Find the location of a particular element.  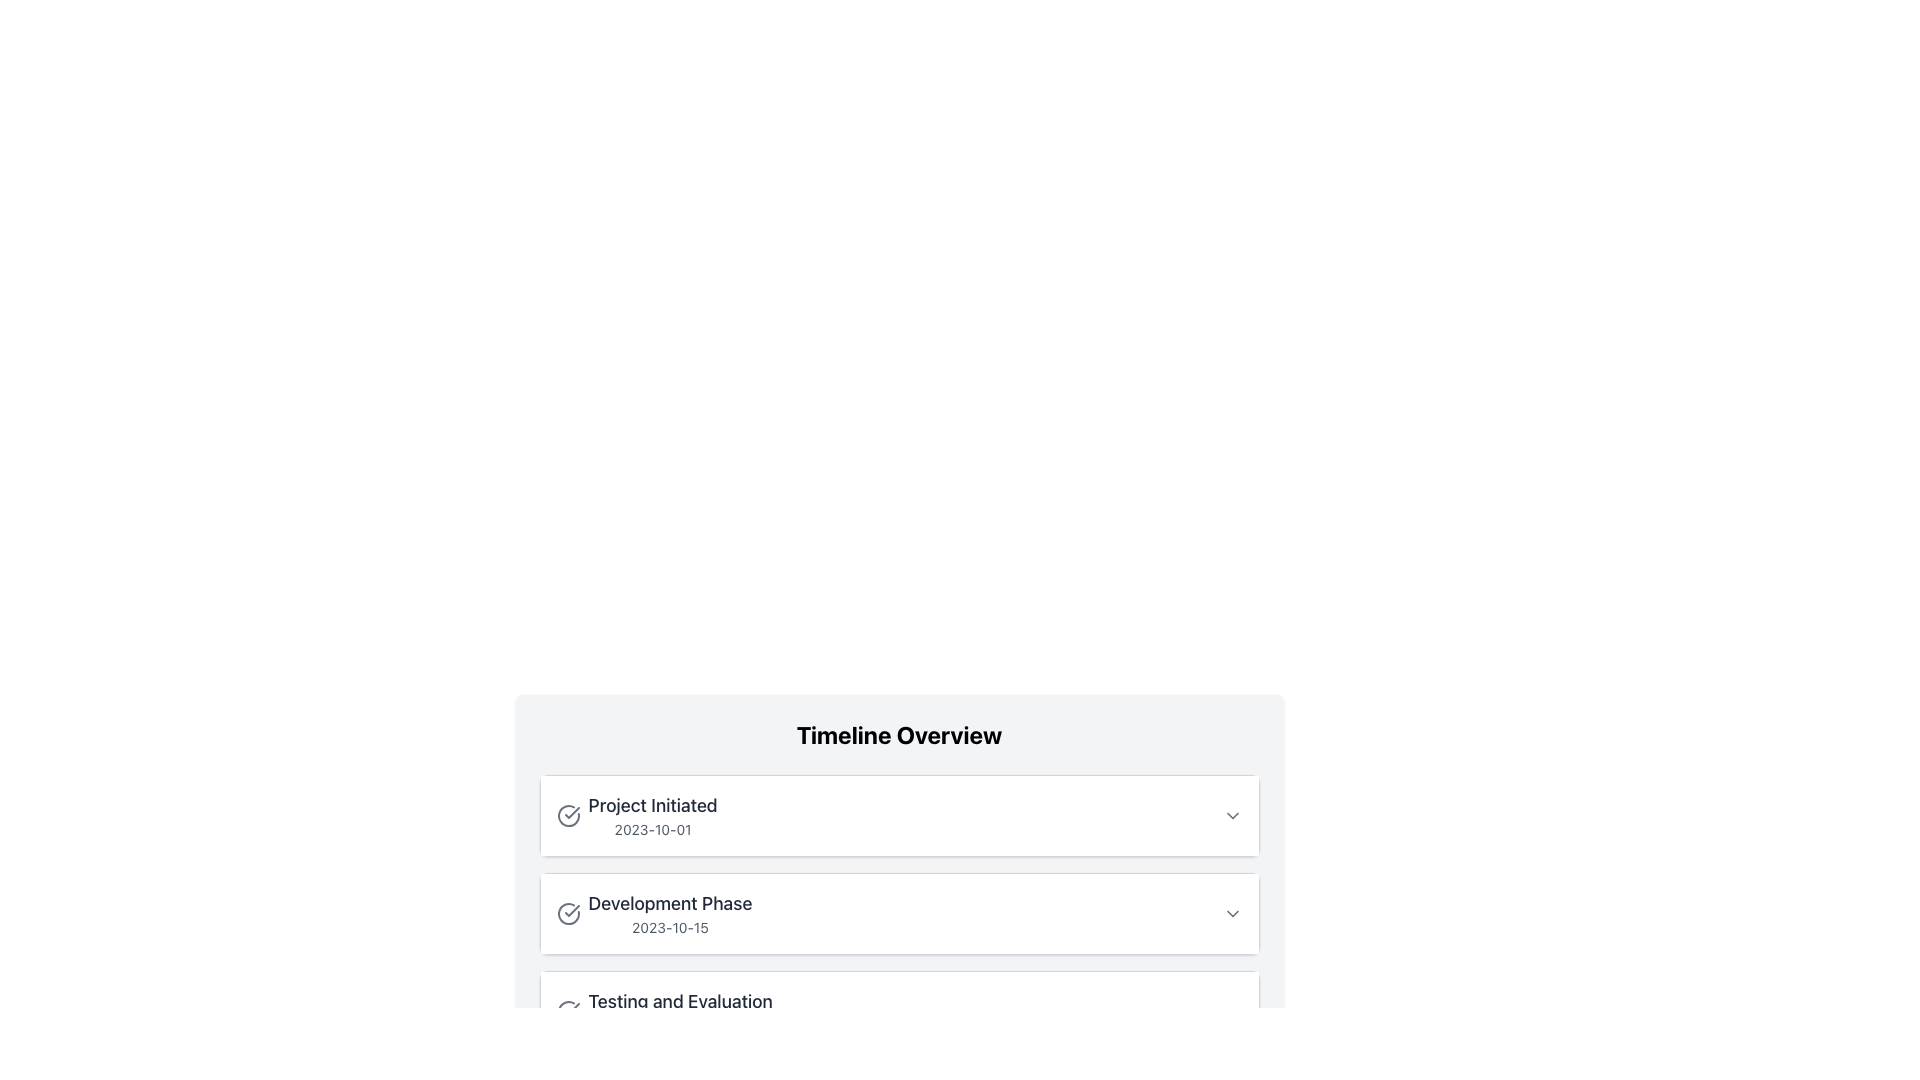

the Chevron icon located at the far right of the 'Project Initiated' section is located at coordinates (1231, 816).